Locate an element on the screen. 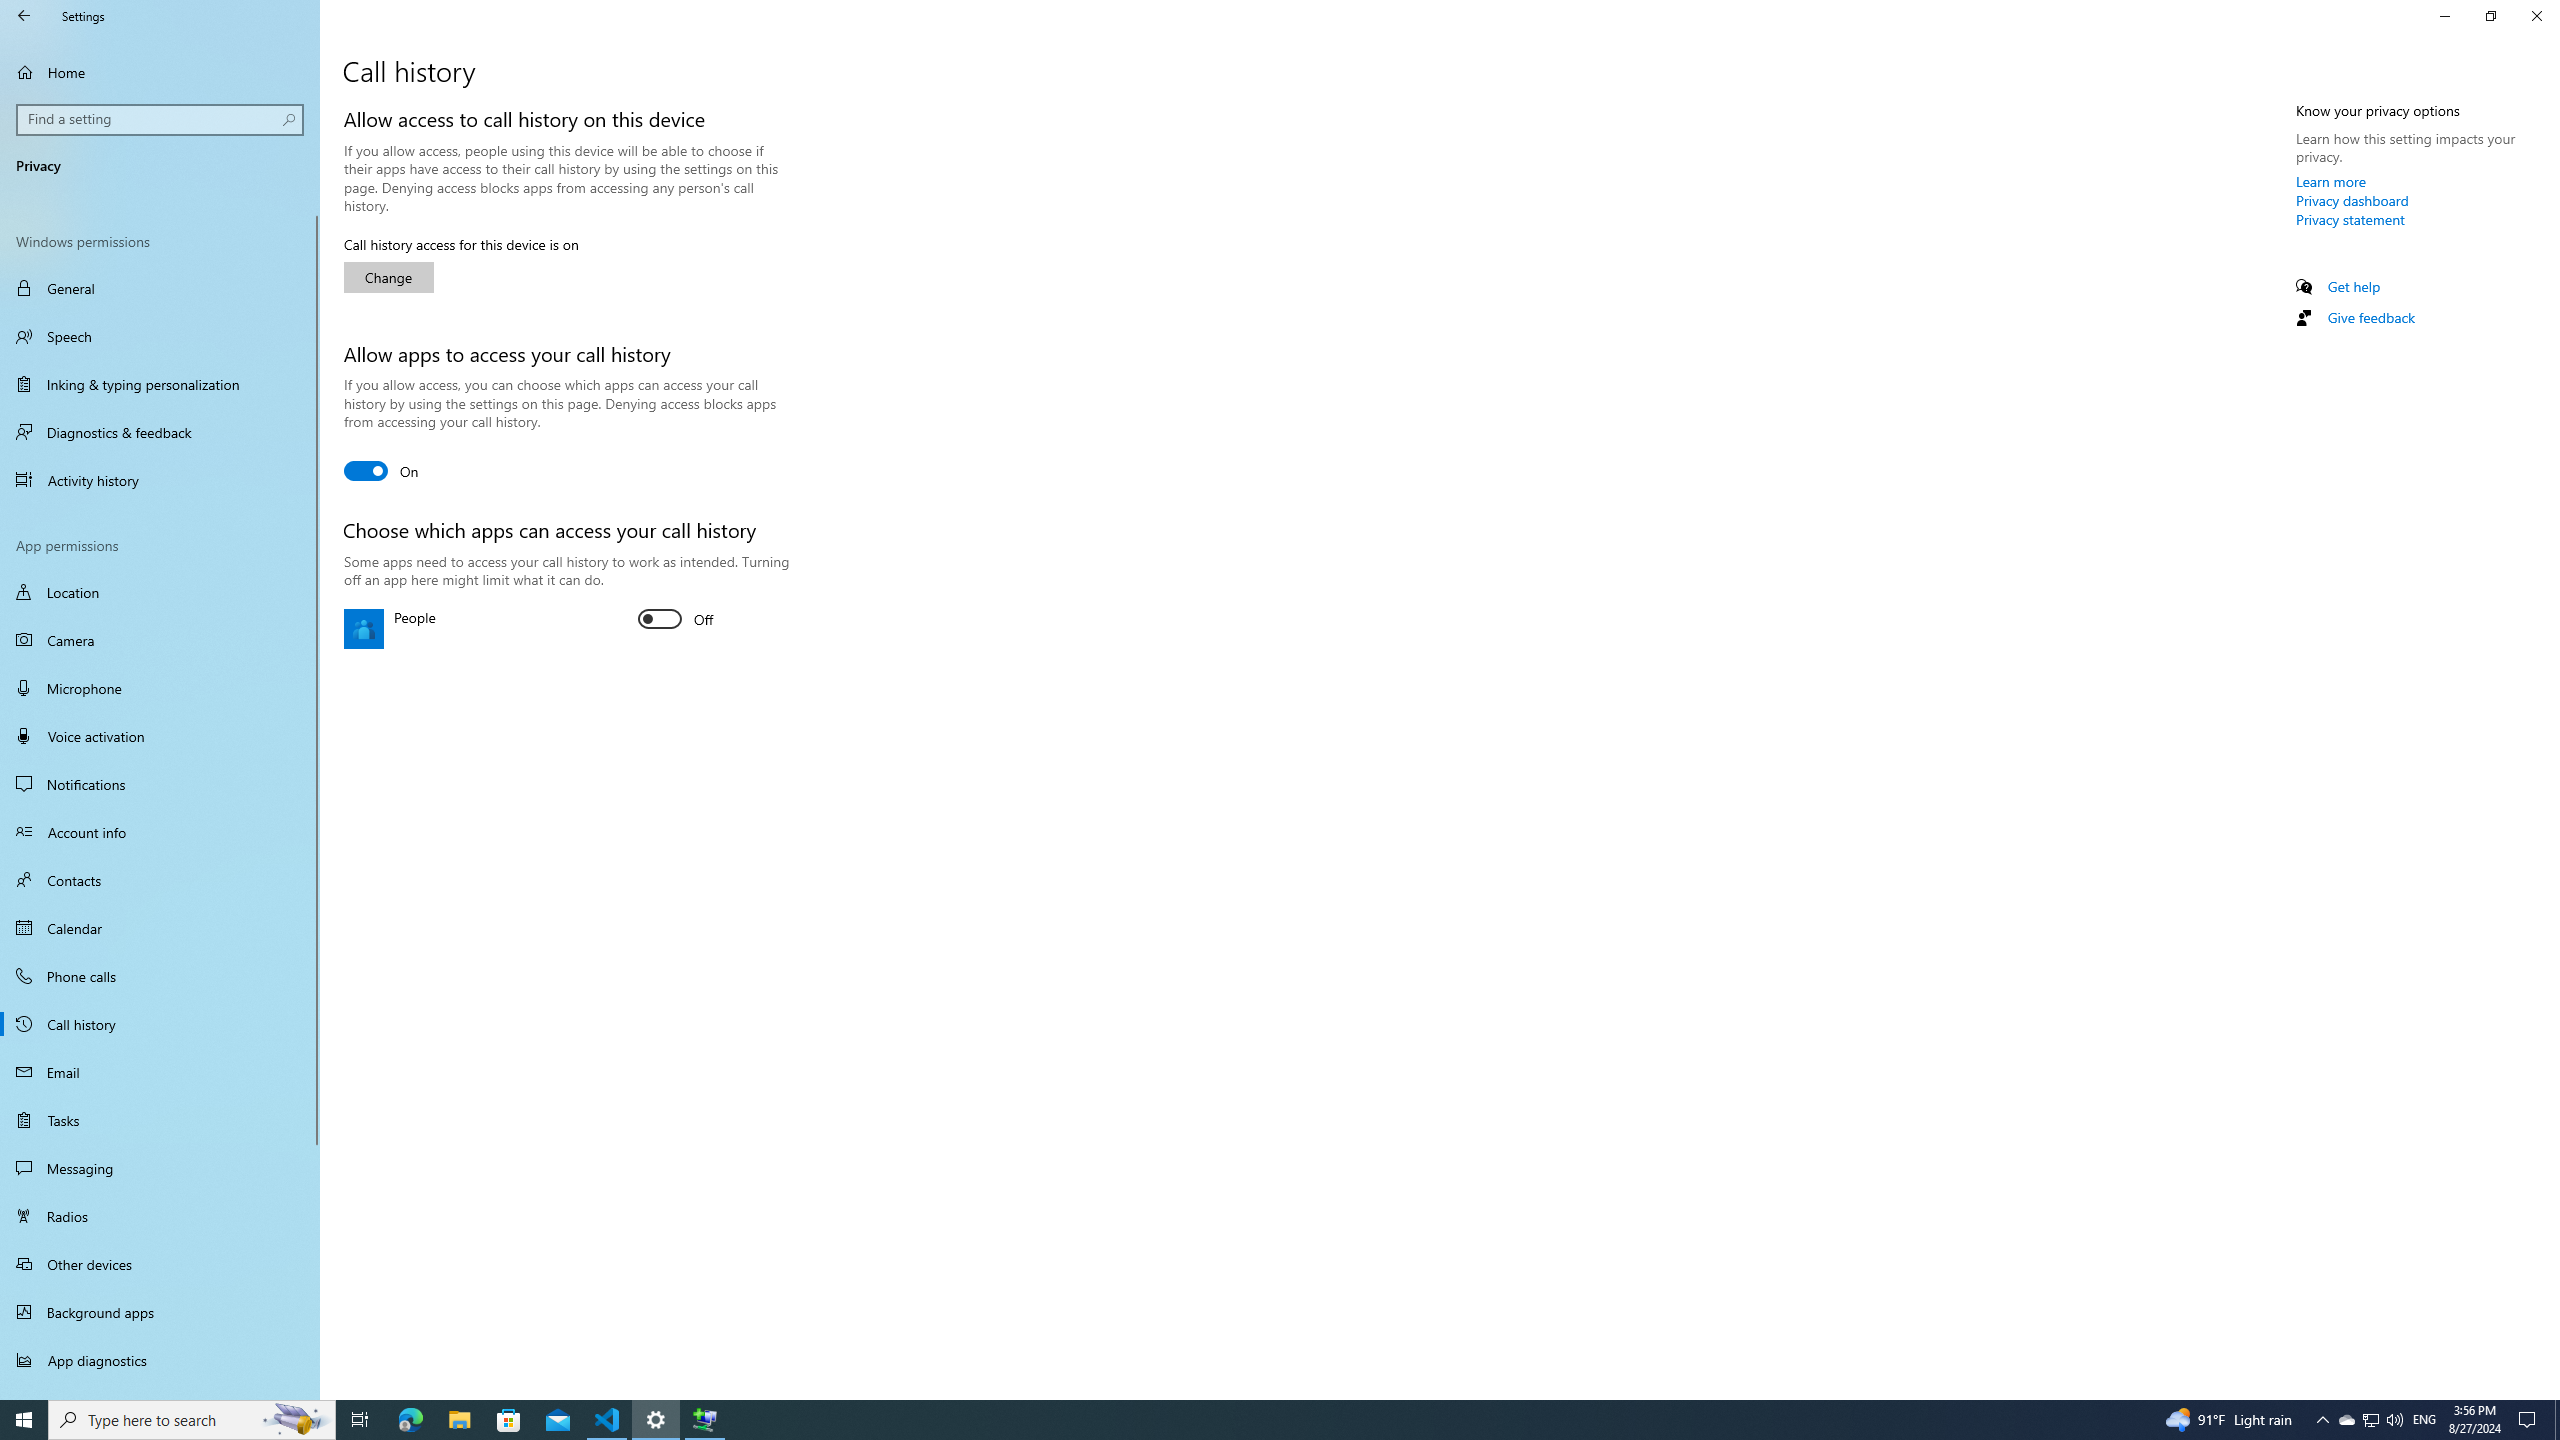  'Tasks' is located at coordinates (159, 1118).